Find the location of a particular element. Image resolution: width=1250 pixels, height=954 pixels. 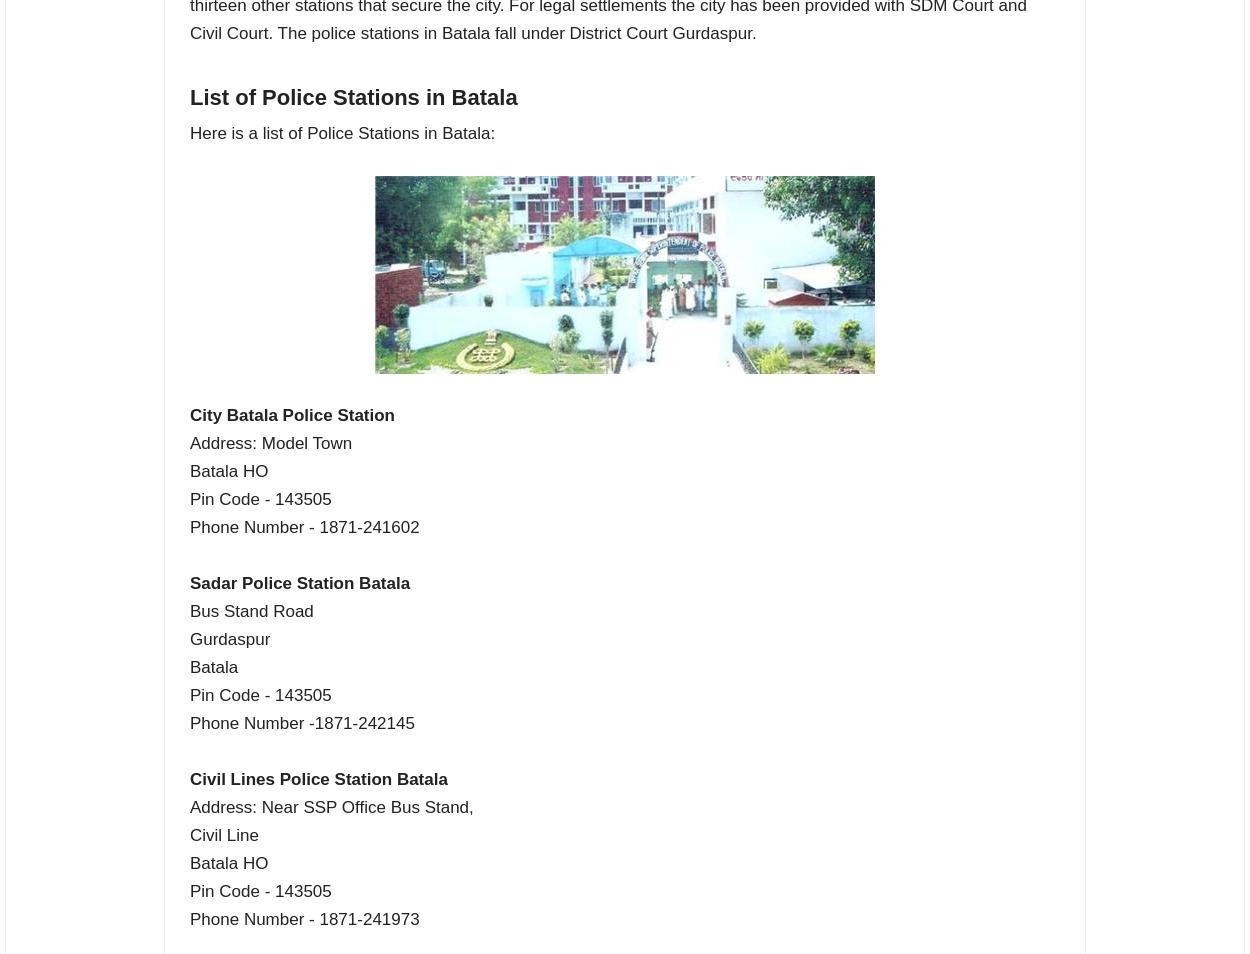

'Batala' is located at coordinates (213, 665).